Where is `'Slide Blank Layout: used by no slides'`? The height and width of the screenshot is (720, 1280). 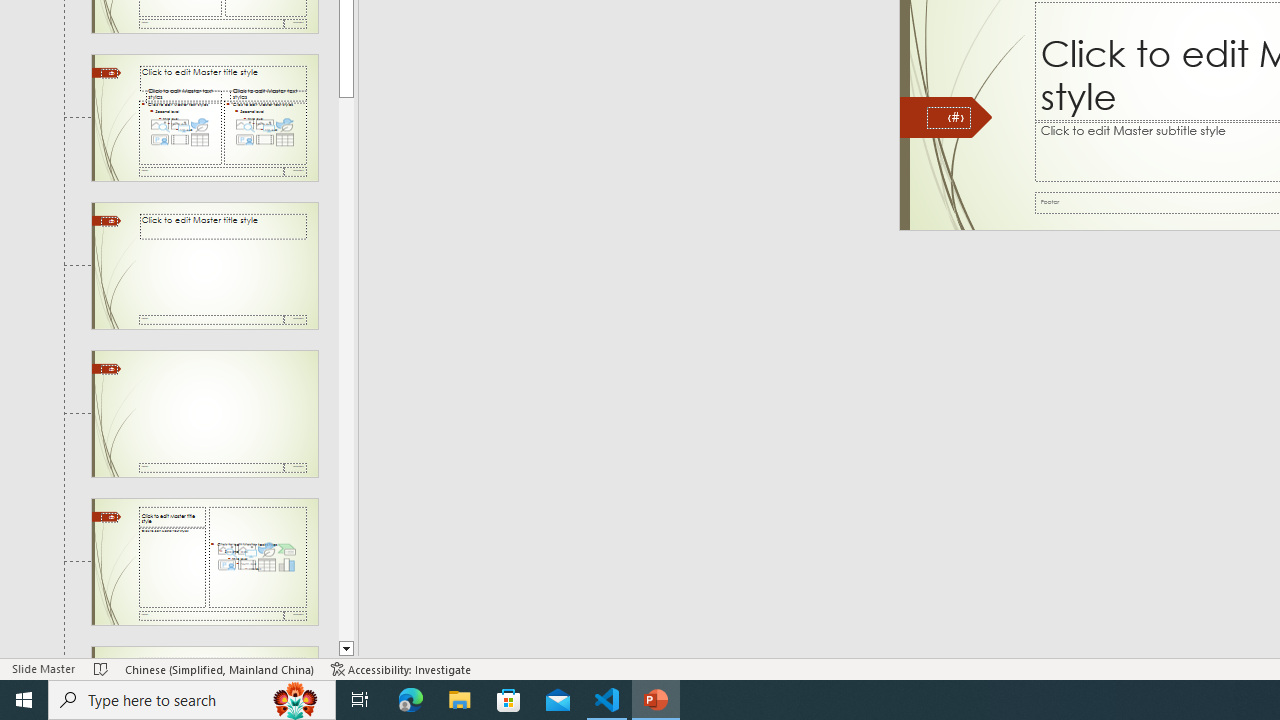
'Slide Blank Layout: used by no slides' is located at coordinates (204, 412).